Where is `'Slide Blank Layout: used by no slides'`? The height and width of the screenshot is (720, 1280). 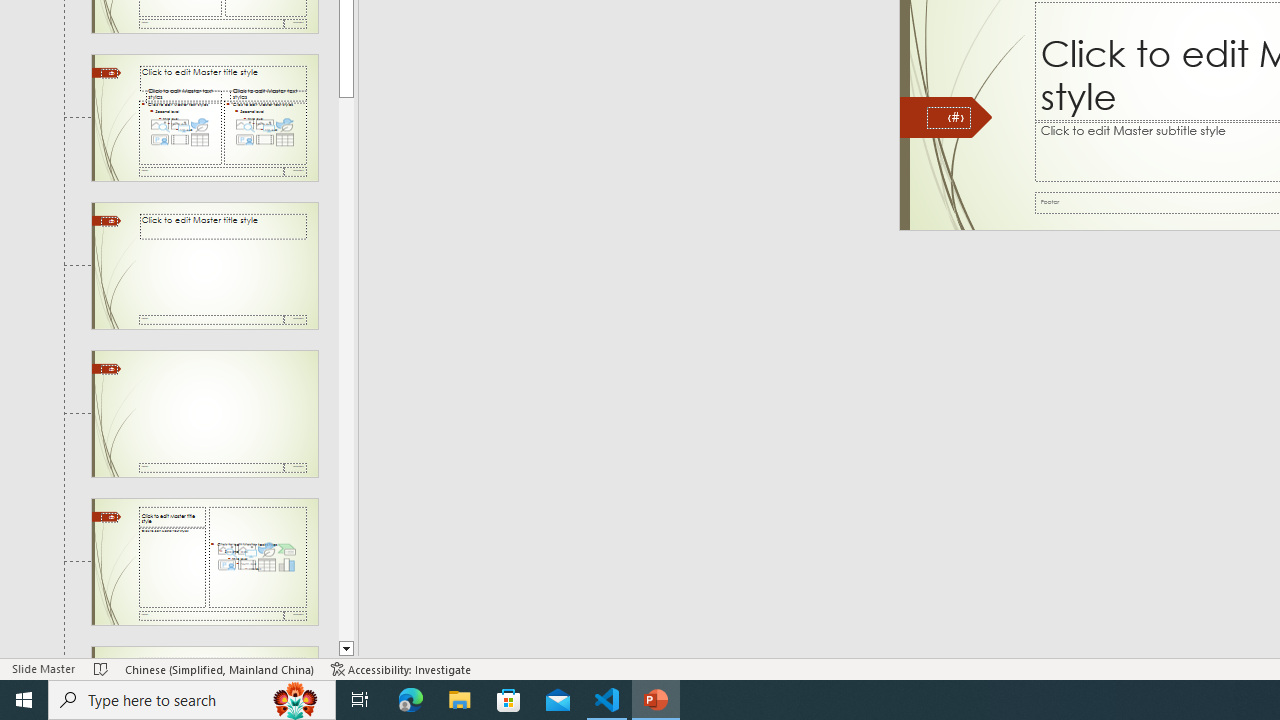
'Slide Blank Layout: used by no slides' is located at coordinates (204, 412).